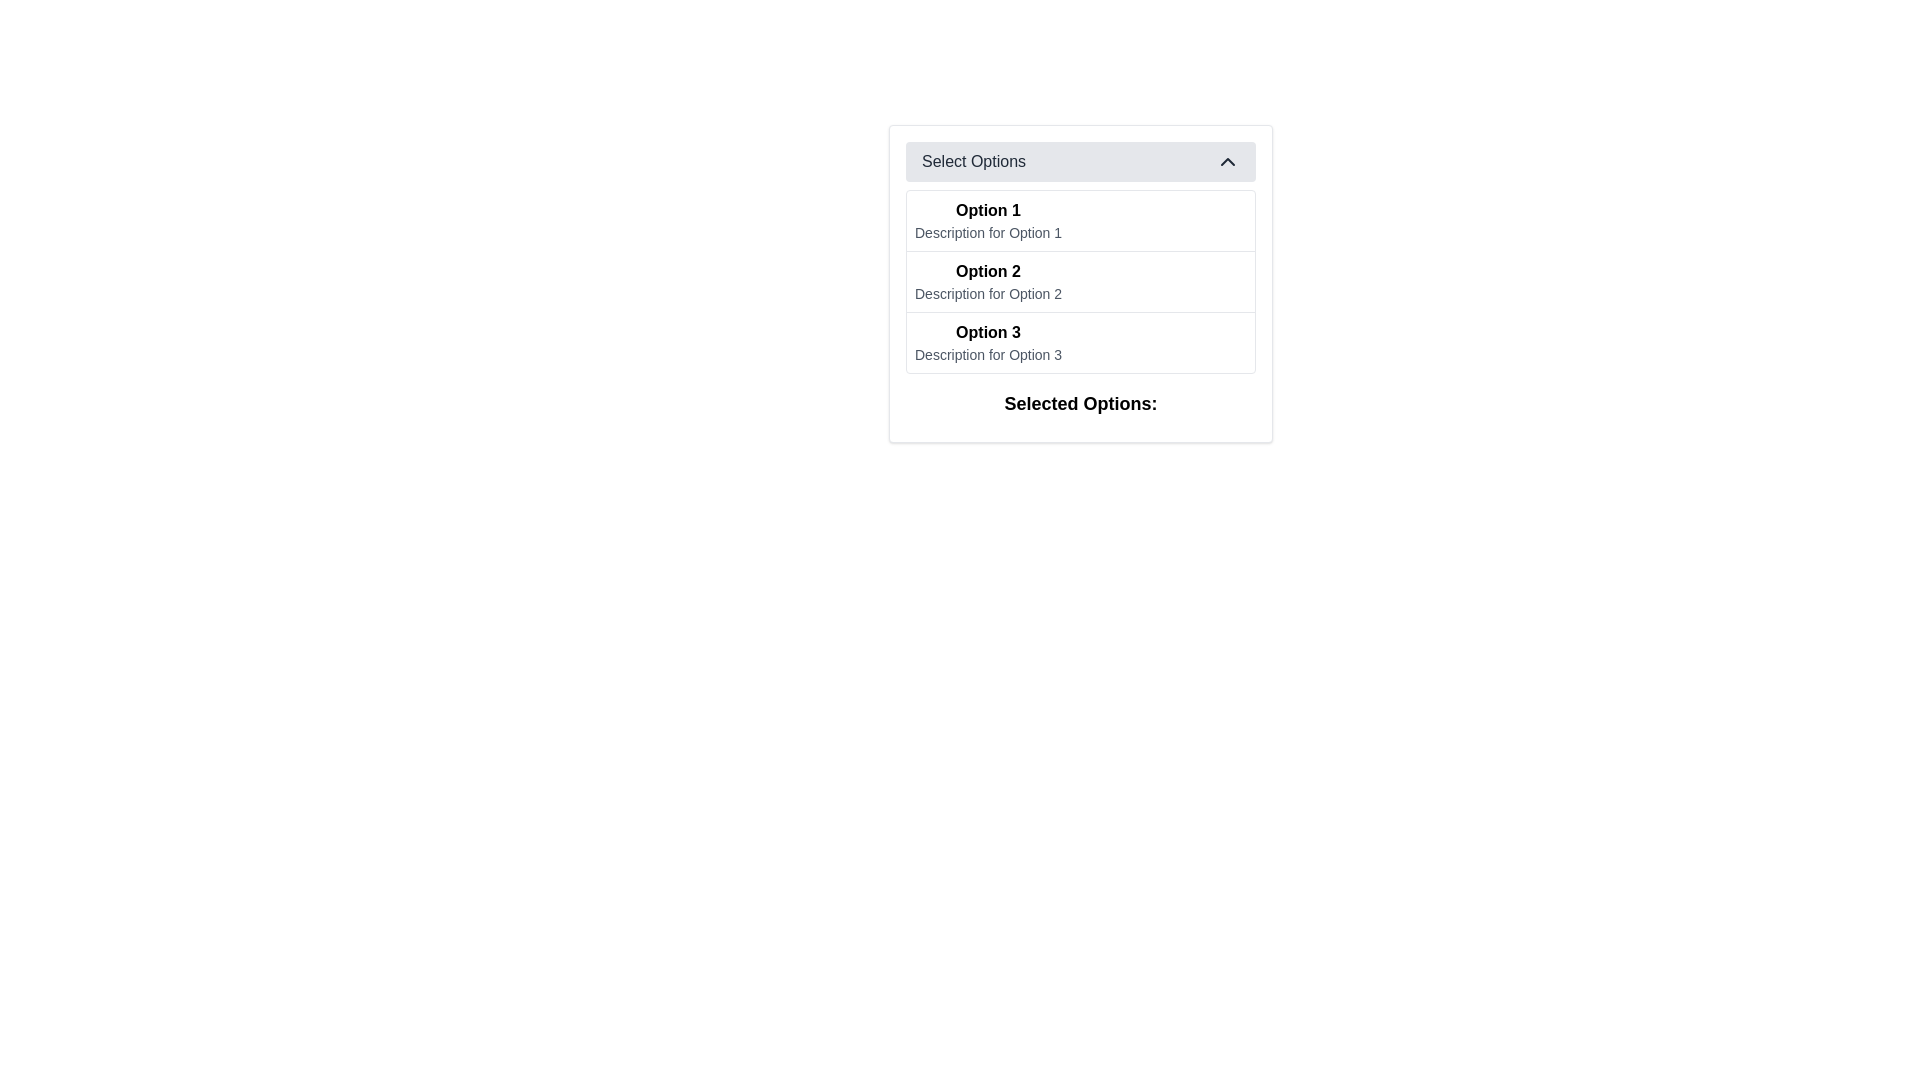  I want to click on textual element styled with a small font and light gray color that displays 'Description for Option 3', located in the dropdown menu under the section labeled 'Option 3', so click(988, 353).